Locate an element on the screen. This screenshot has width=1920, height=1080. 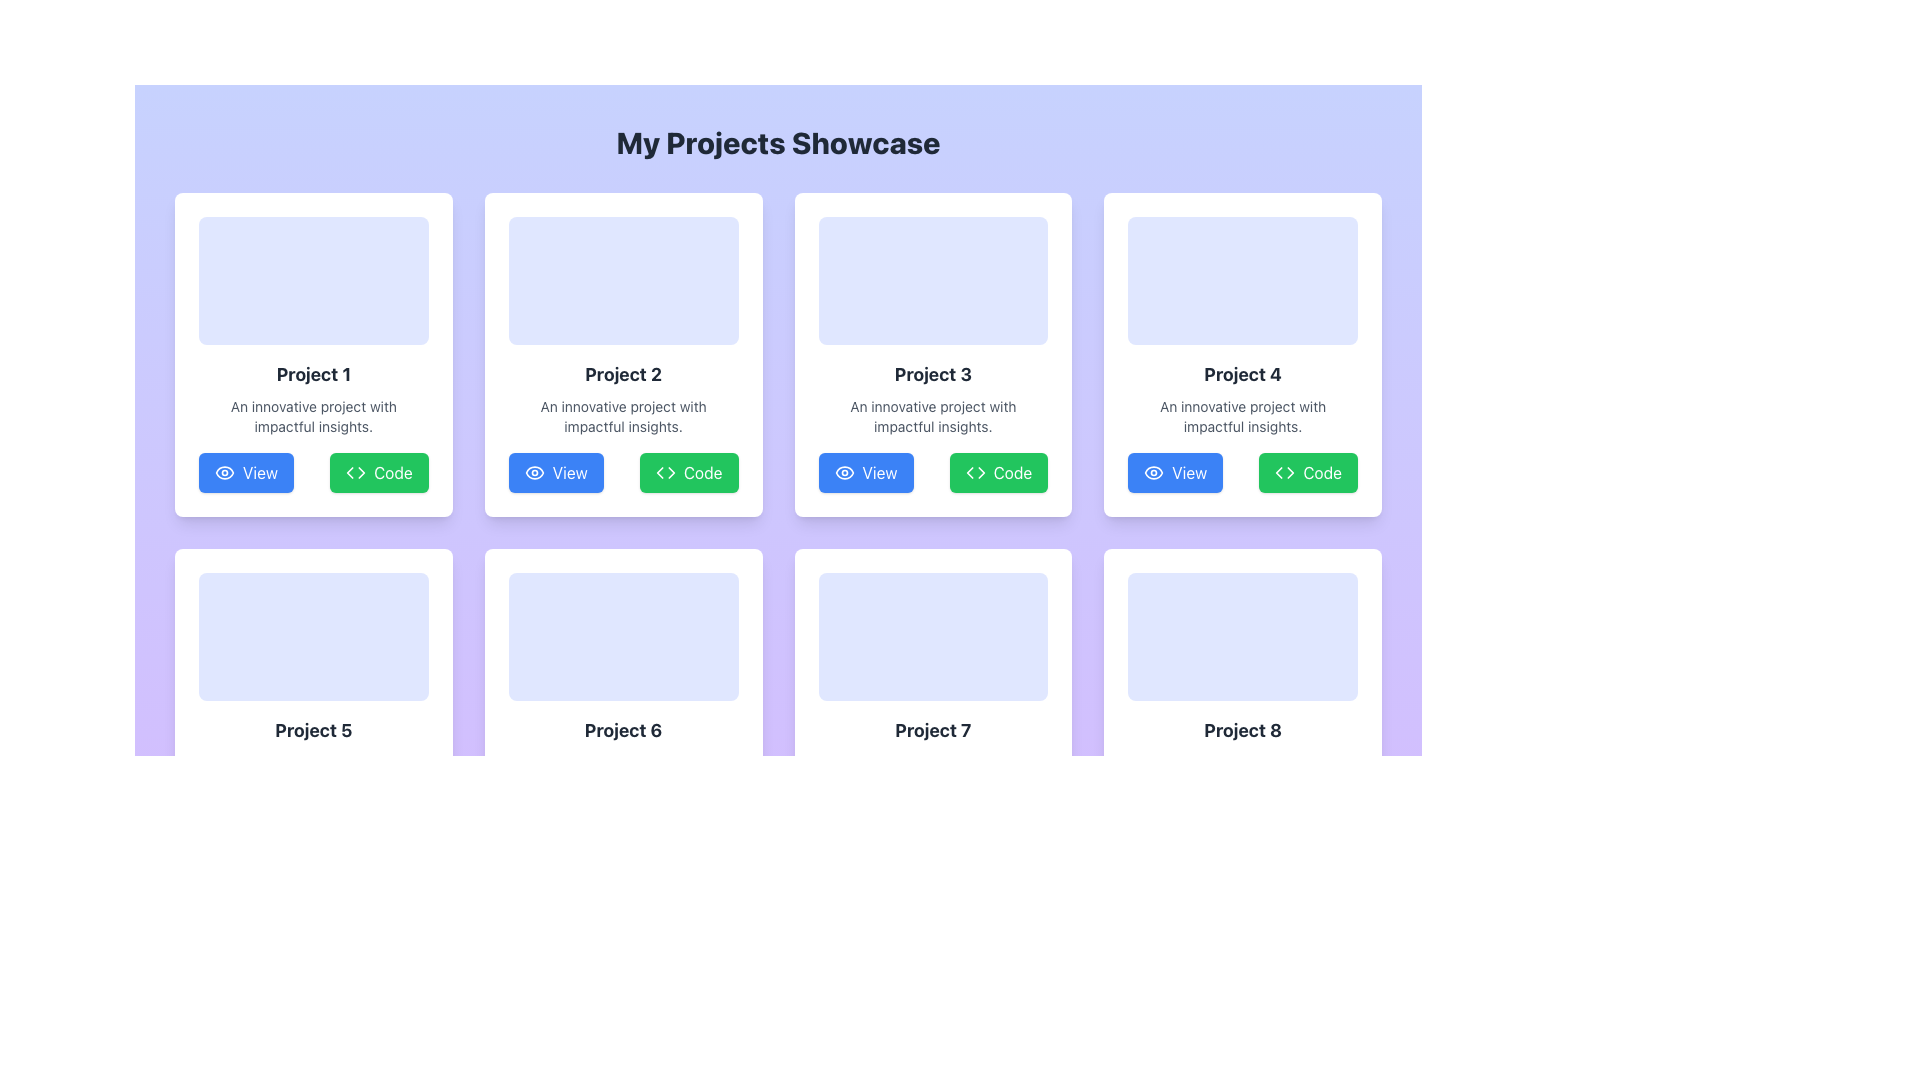
the button associated with 'Project 2', which is the second button in the row of buttons at the bottom of its card is located at coordinates (689, 473).